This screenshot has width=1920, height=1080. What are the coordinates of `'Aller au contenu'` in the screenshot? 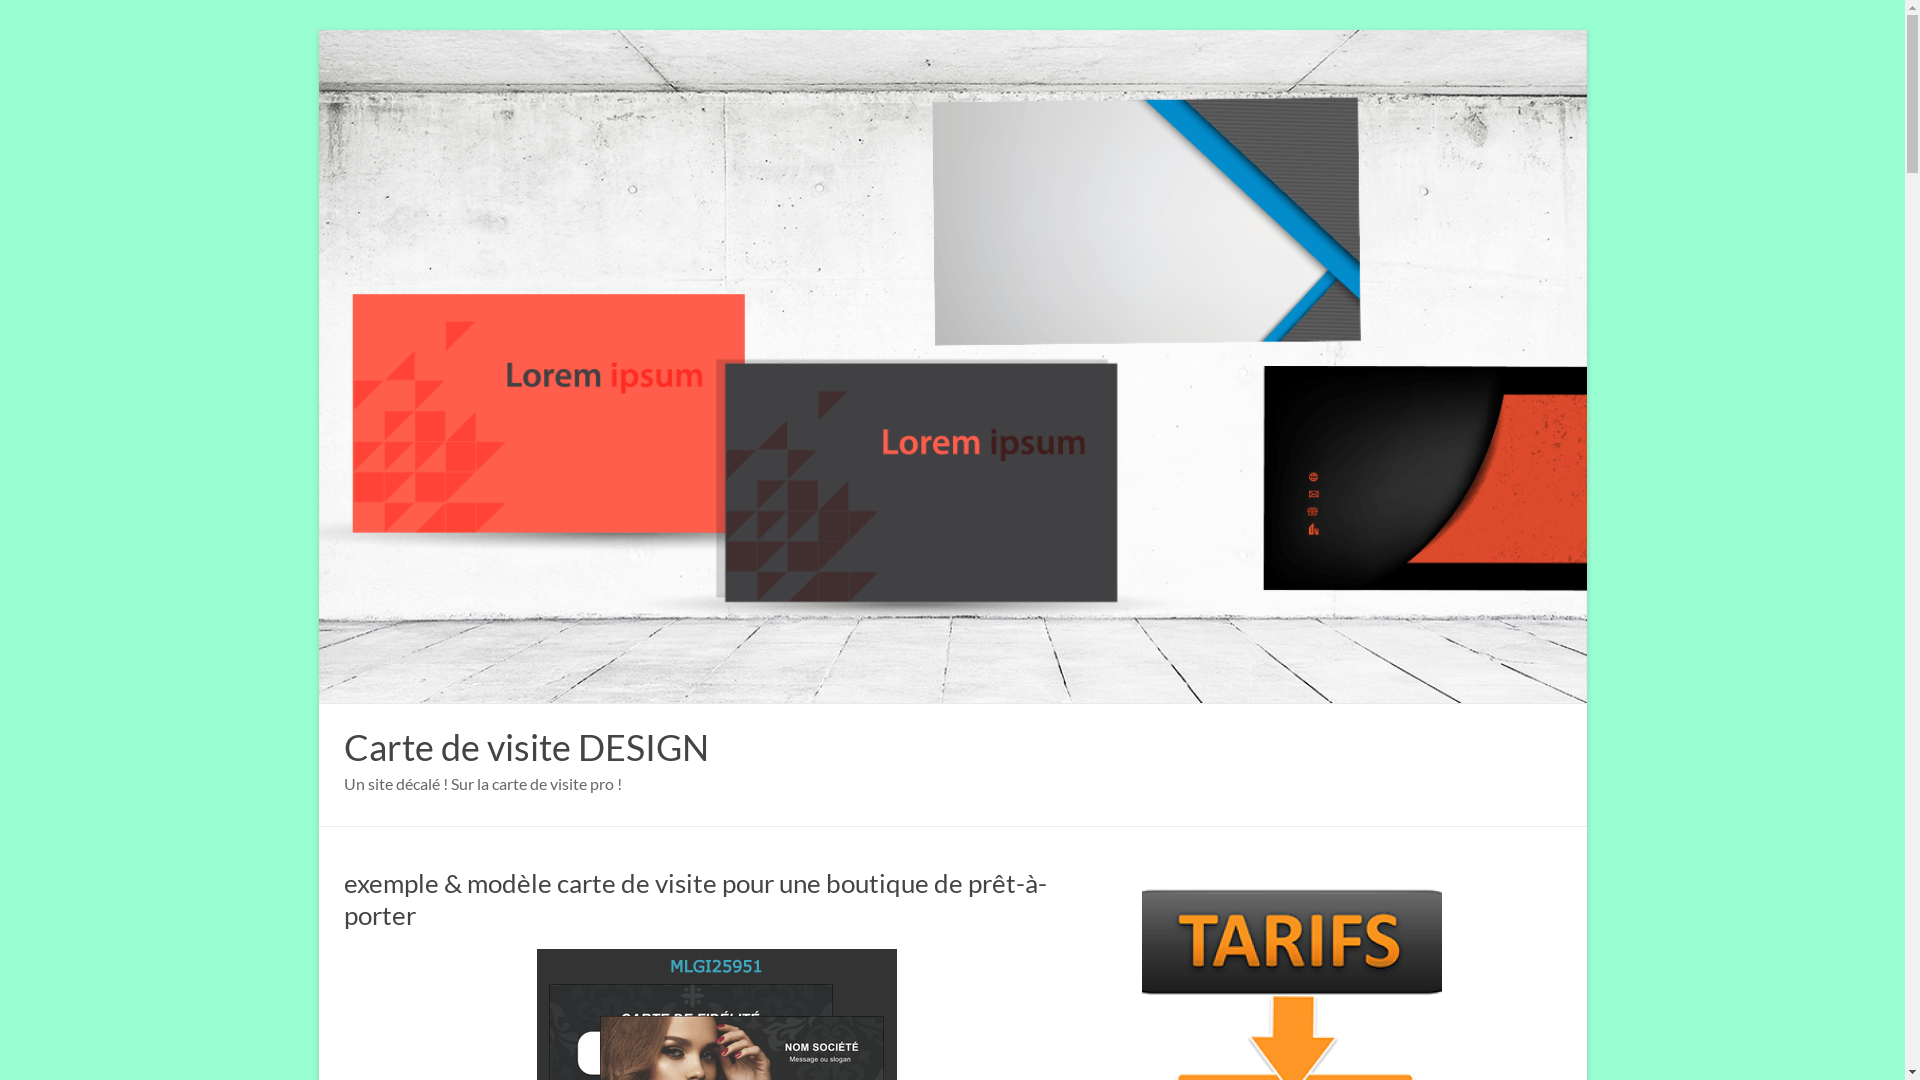 It's located at (317, 29).